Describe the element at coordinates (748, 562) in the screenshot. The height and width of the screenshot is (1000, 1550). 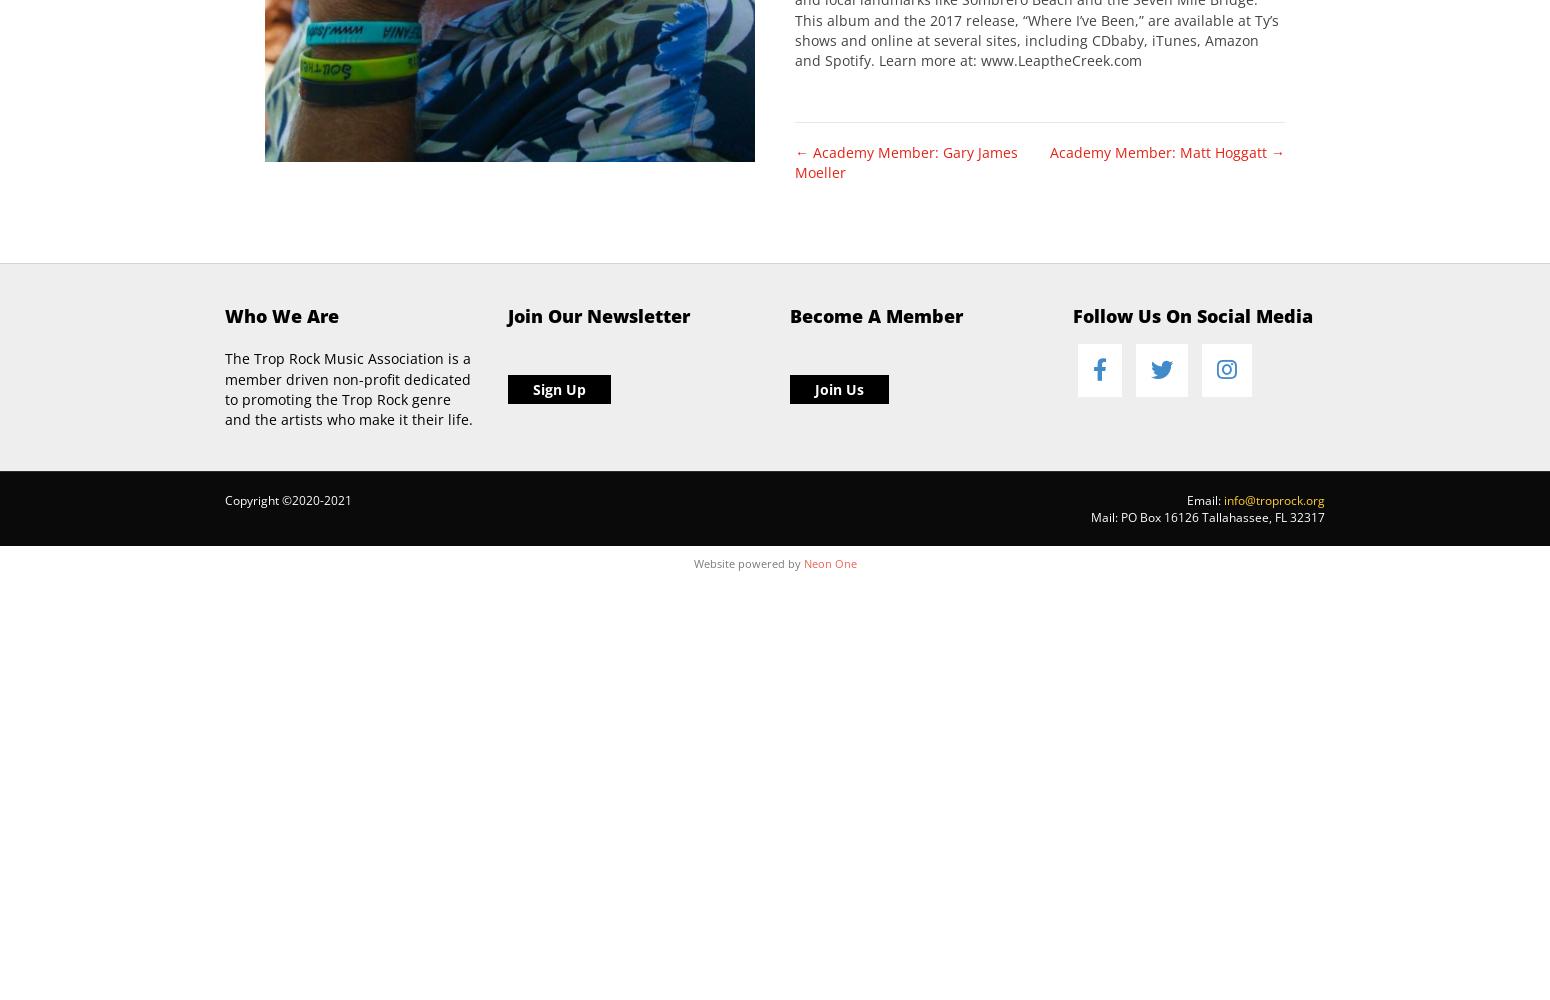
I see `'Website powered by'` at that location.